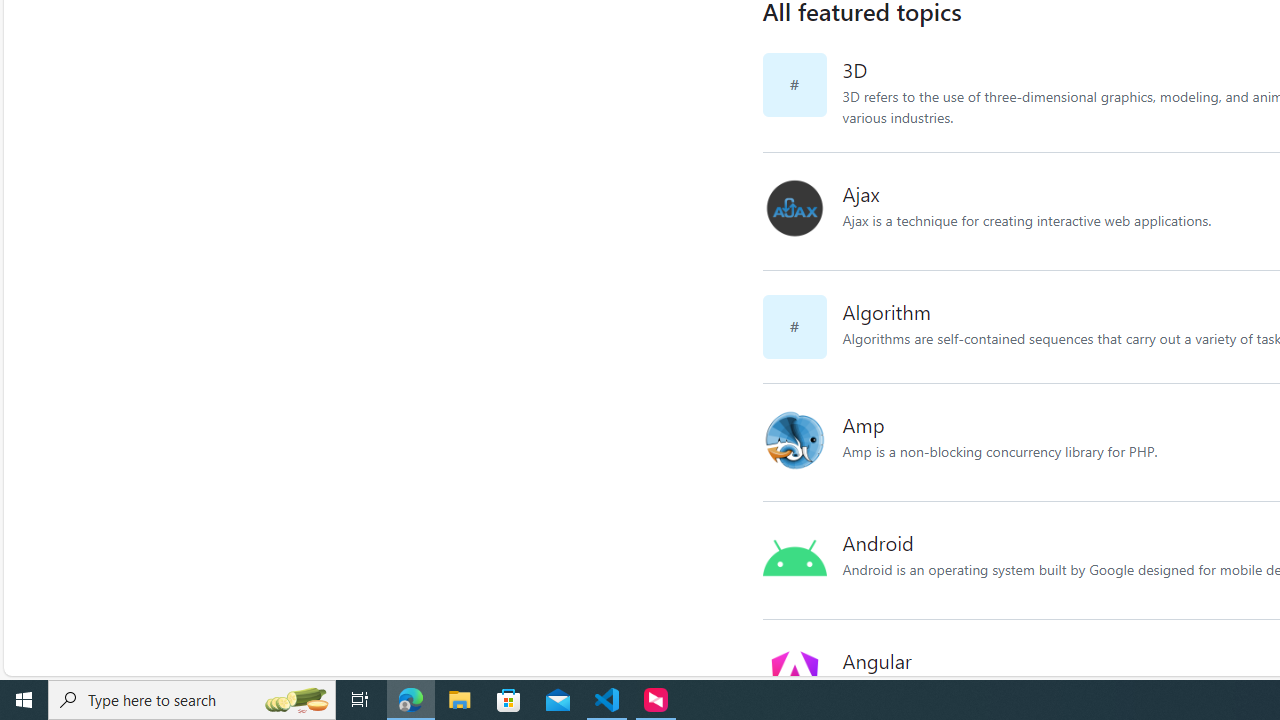  I want to click on 'ajax', so click(802, 211).